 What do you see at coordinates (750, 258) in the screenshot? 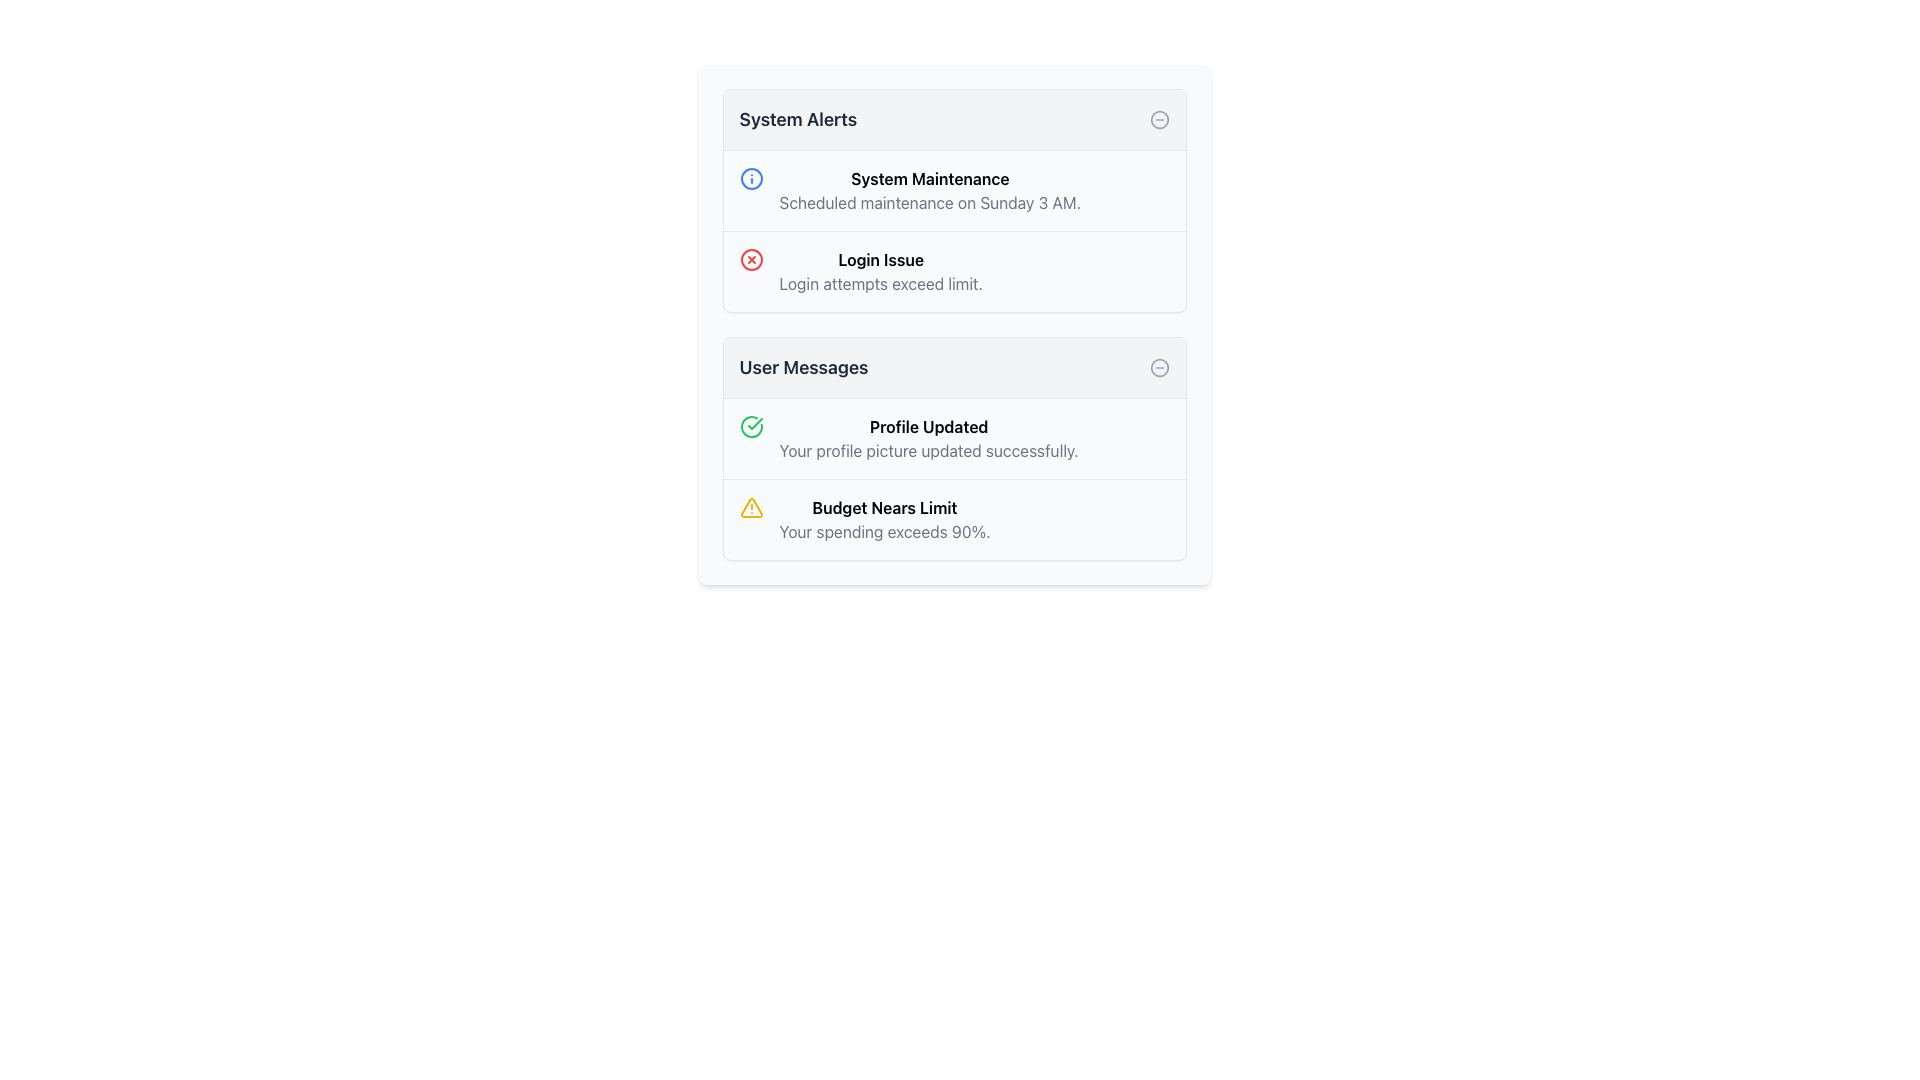
I see `the alert icon located beside the 'Login Issue' message in the 'System Alerts' section` at bounding box center [750, 258].